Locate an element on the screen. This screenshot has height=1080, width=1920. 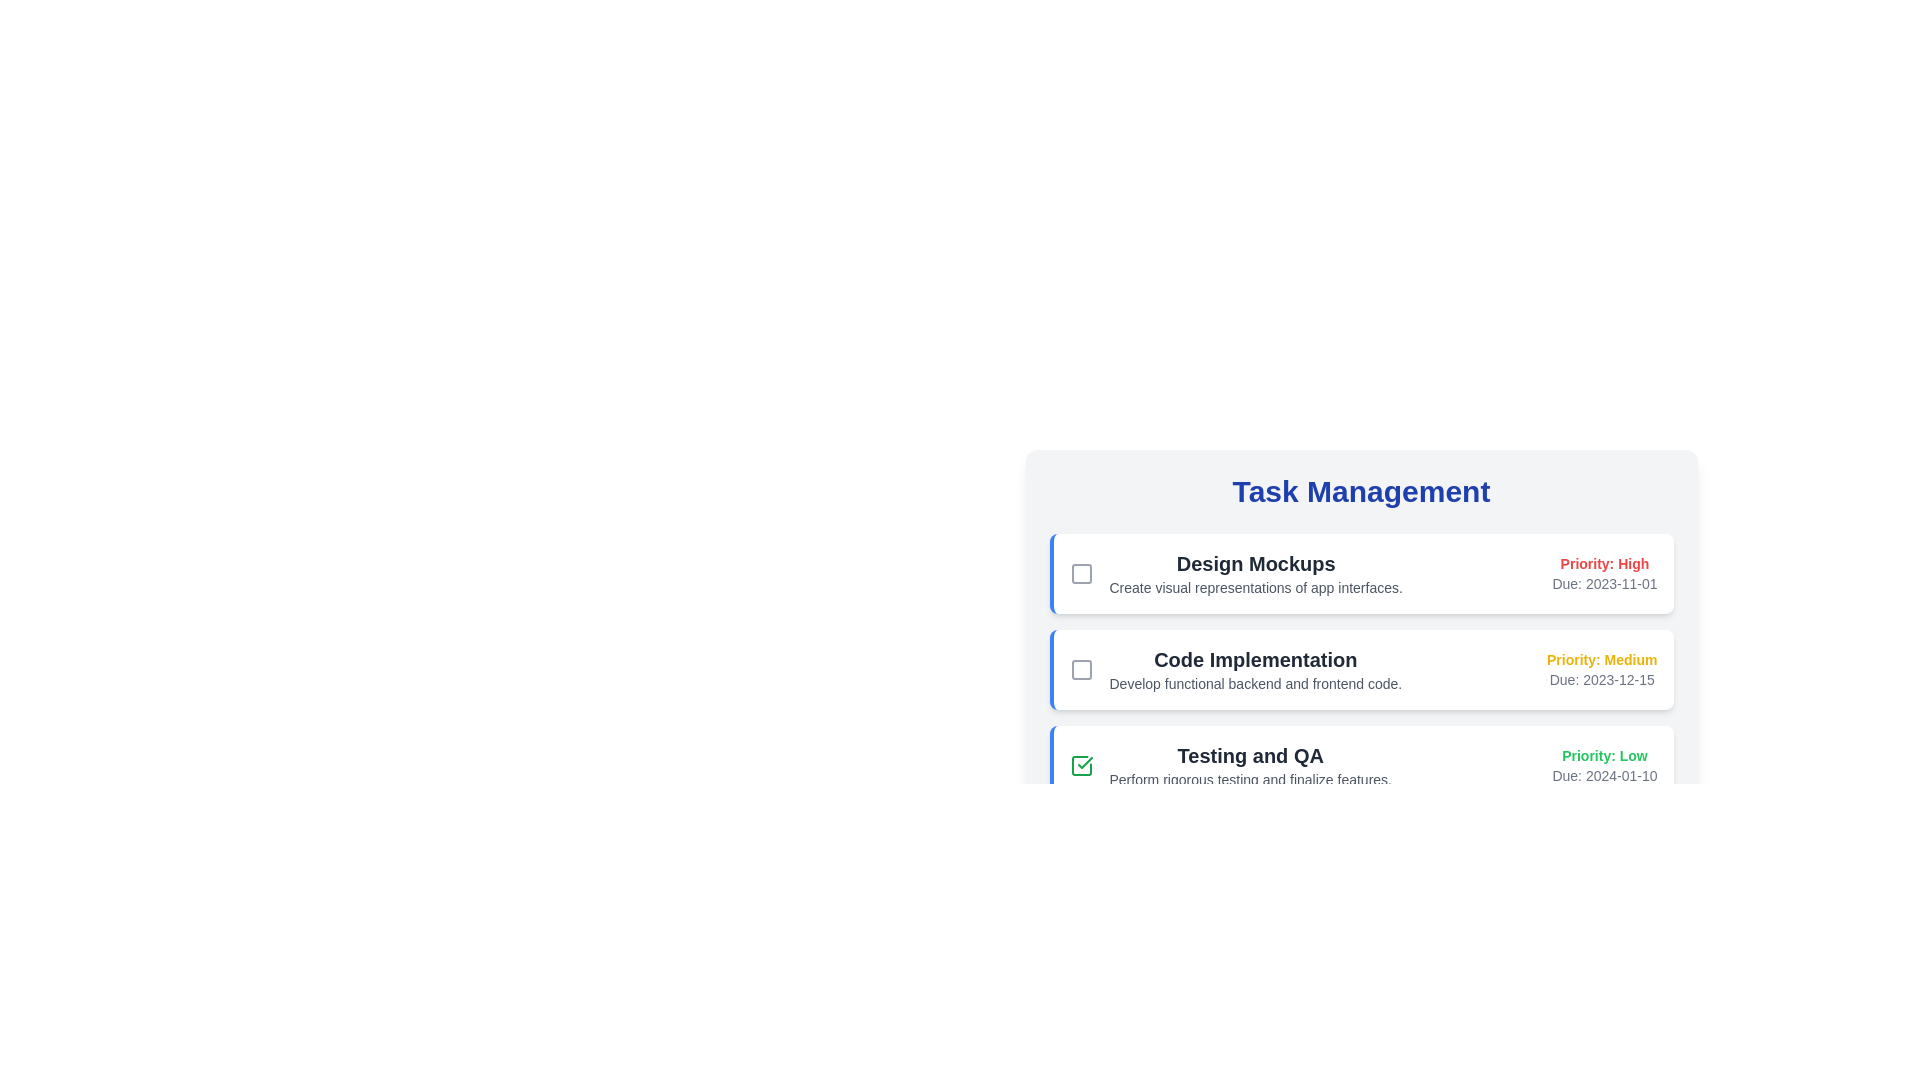
text label that says 'Create visual representations of app interfaces.' located under the 'Design Mockups' title in the 'Task Management' section is located at coordinates (1255, 586).